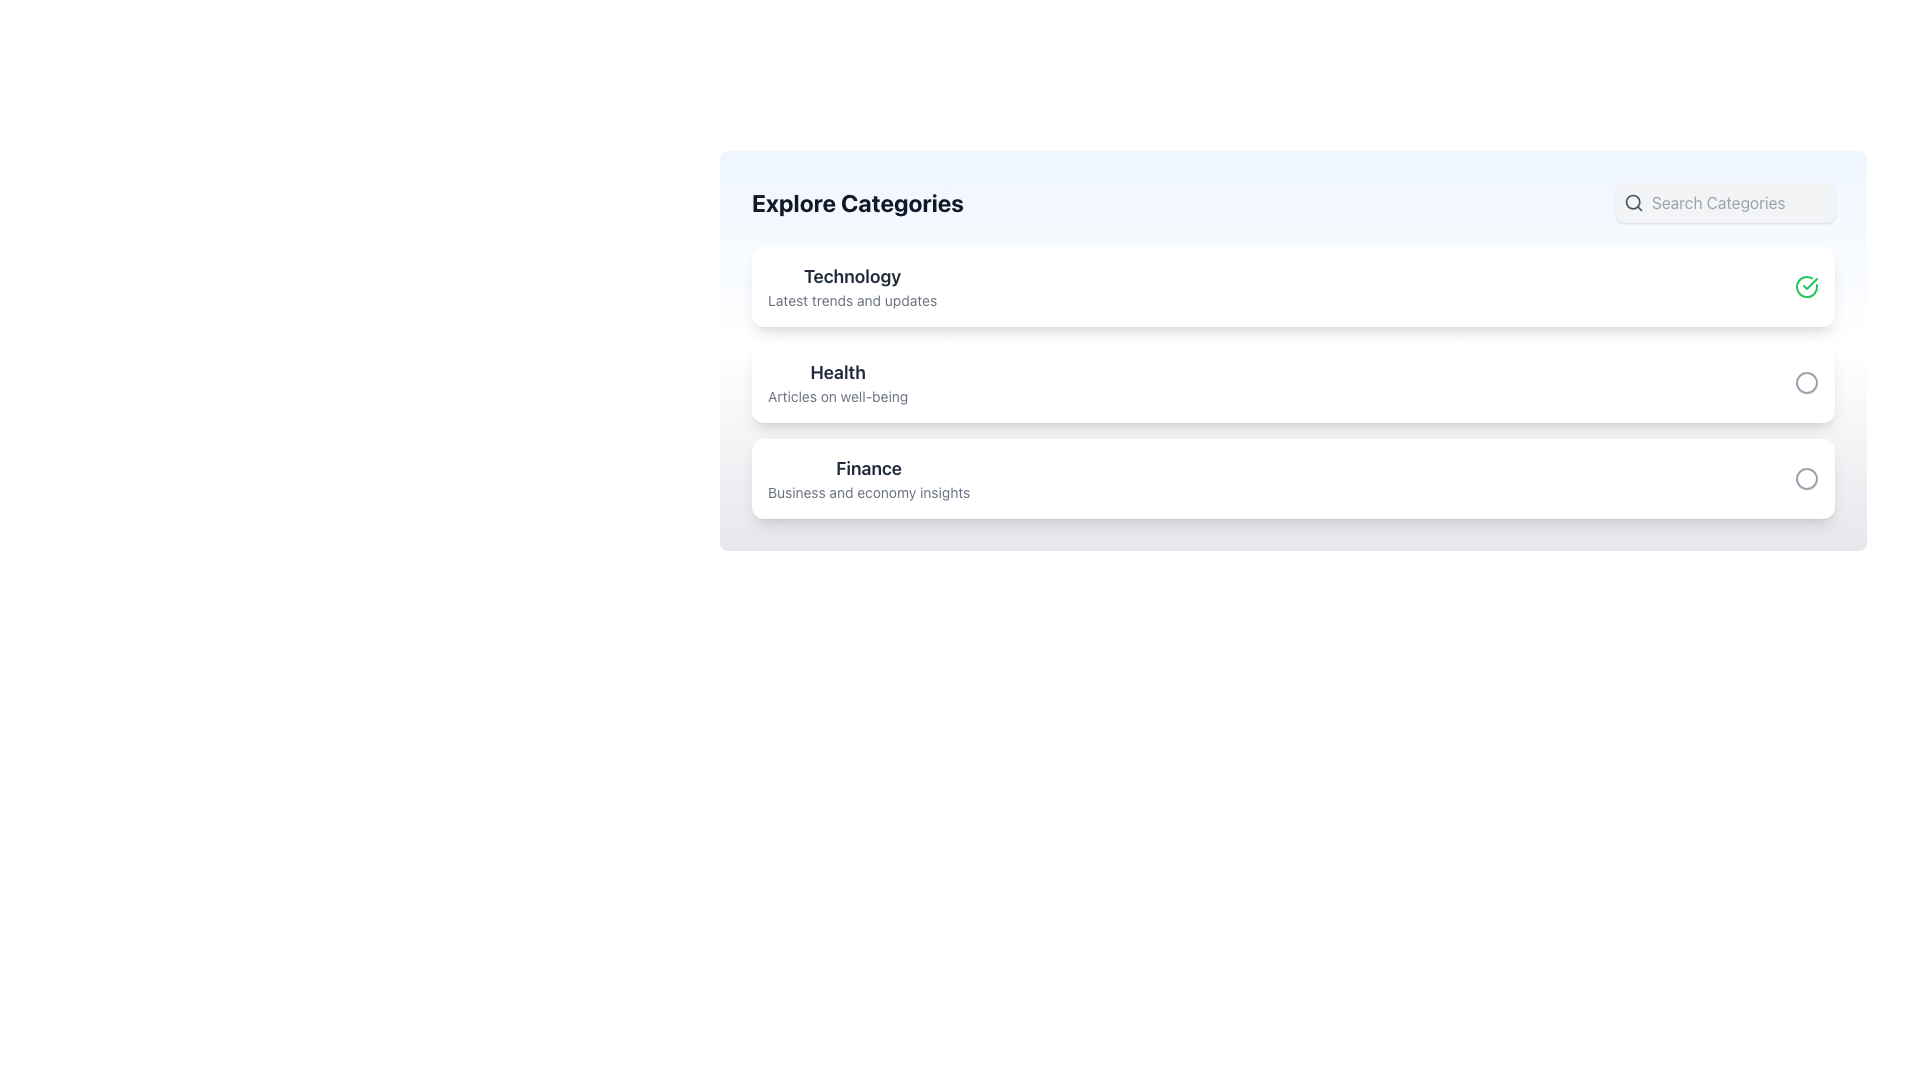 This screenshot has width=1920, height=1080. Describe the element at coordinates (1293, 478) in the screenshot. I see `the selectable list item titled 'Finance' which is the third item in the 'Explore Categories' list` at that location.